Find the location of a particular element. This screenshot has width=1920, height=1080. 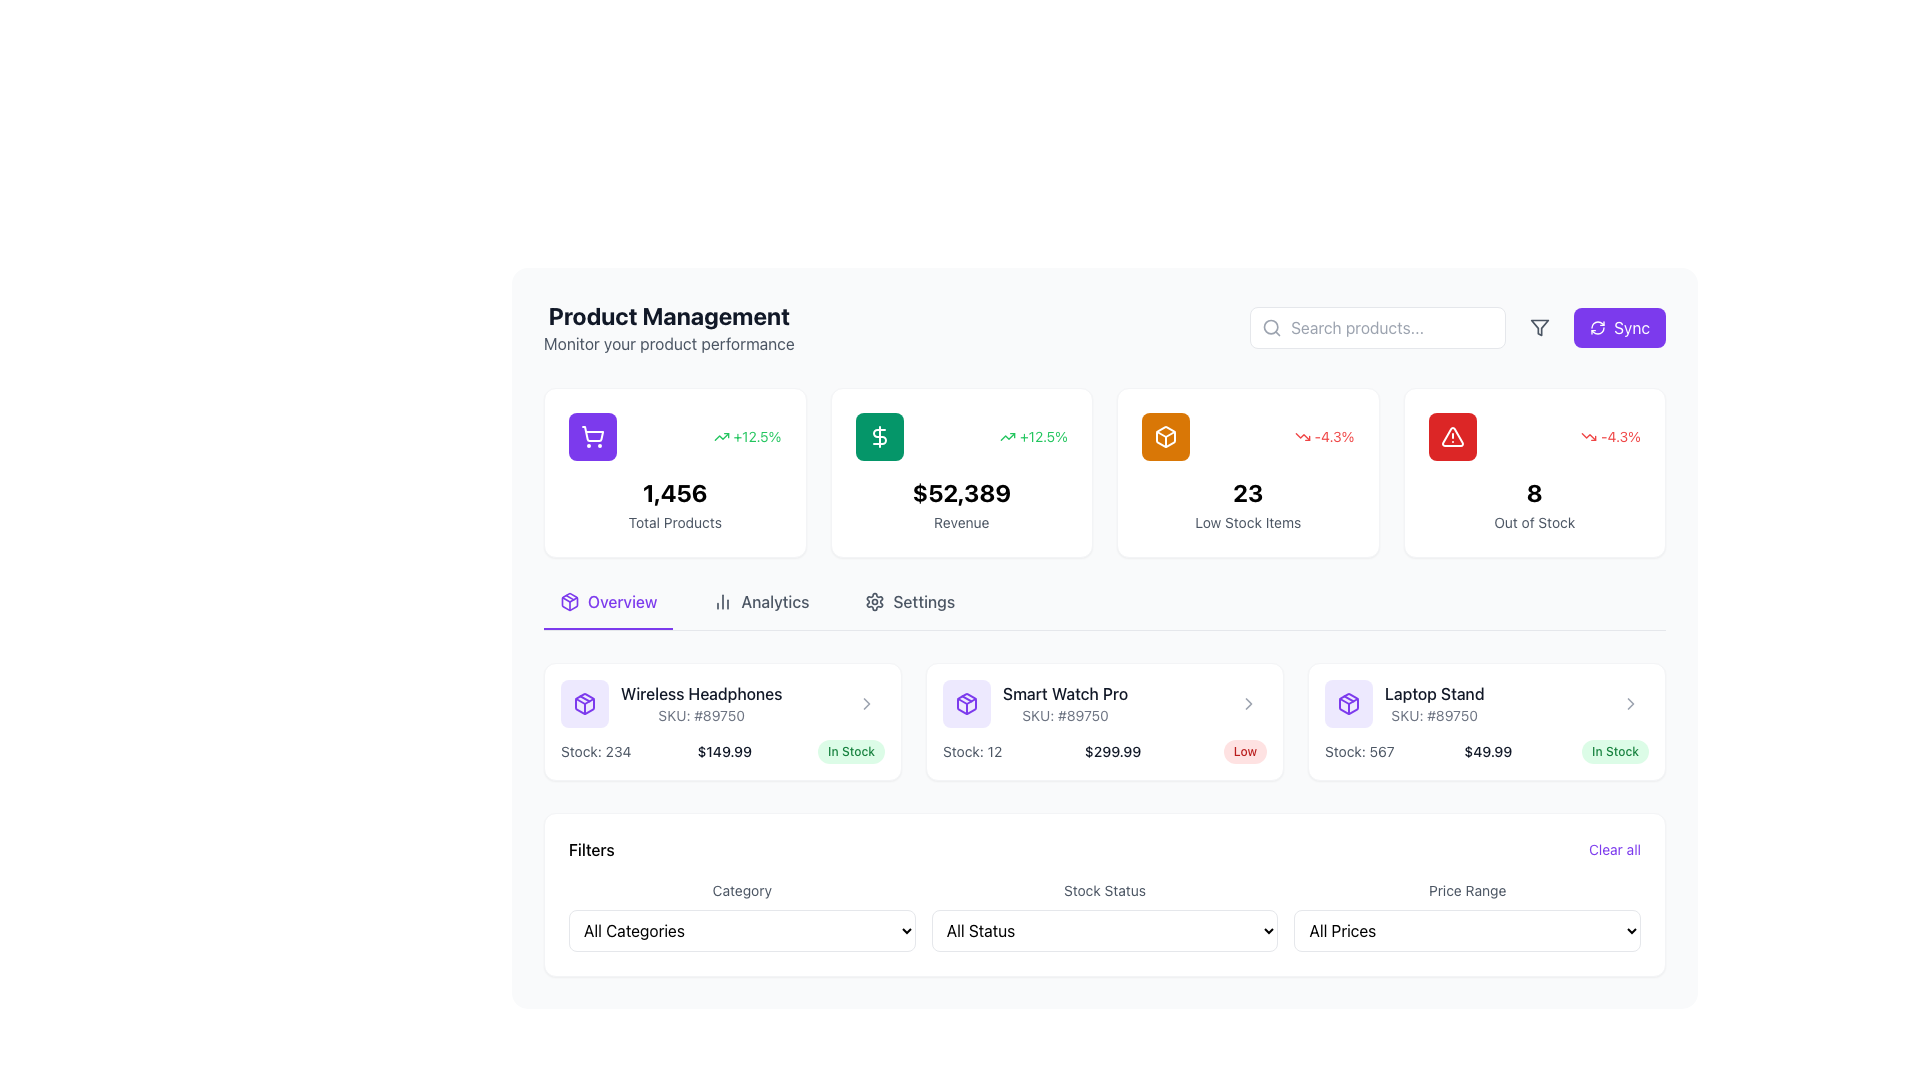

the shopping cart icon's basket element located at the top-left corner of the purple tile on the dashboard is located at coordinates (592, 433).